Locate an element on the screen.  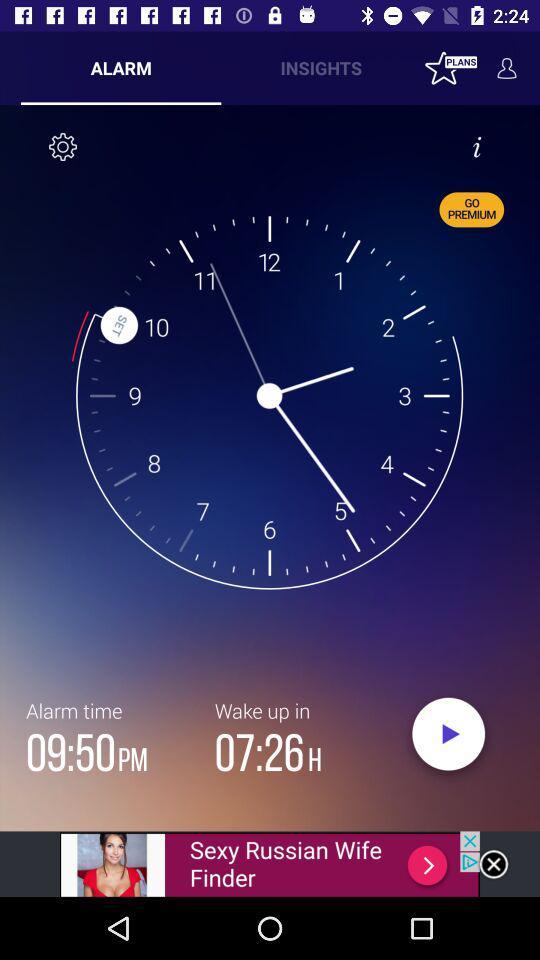
advertisement is located at coordinates (270, 863).